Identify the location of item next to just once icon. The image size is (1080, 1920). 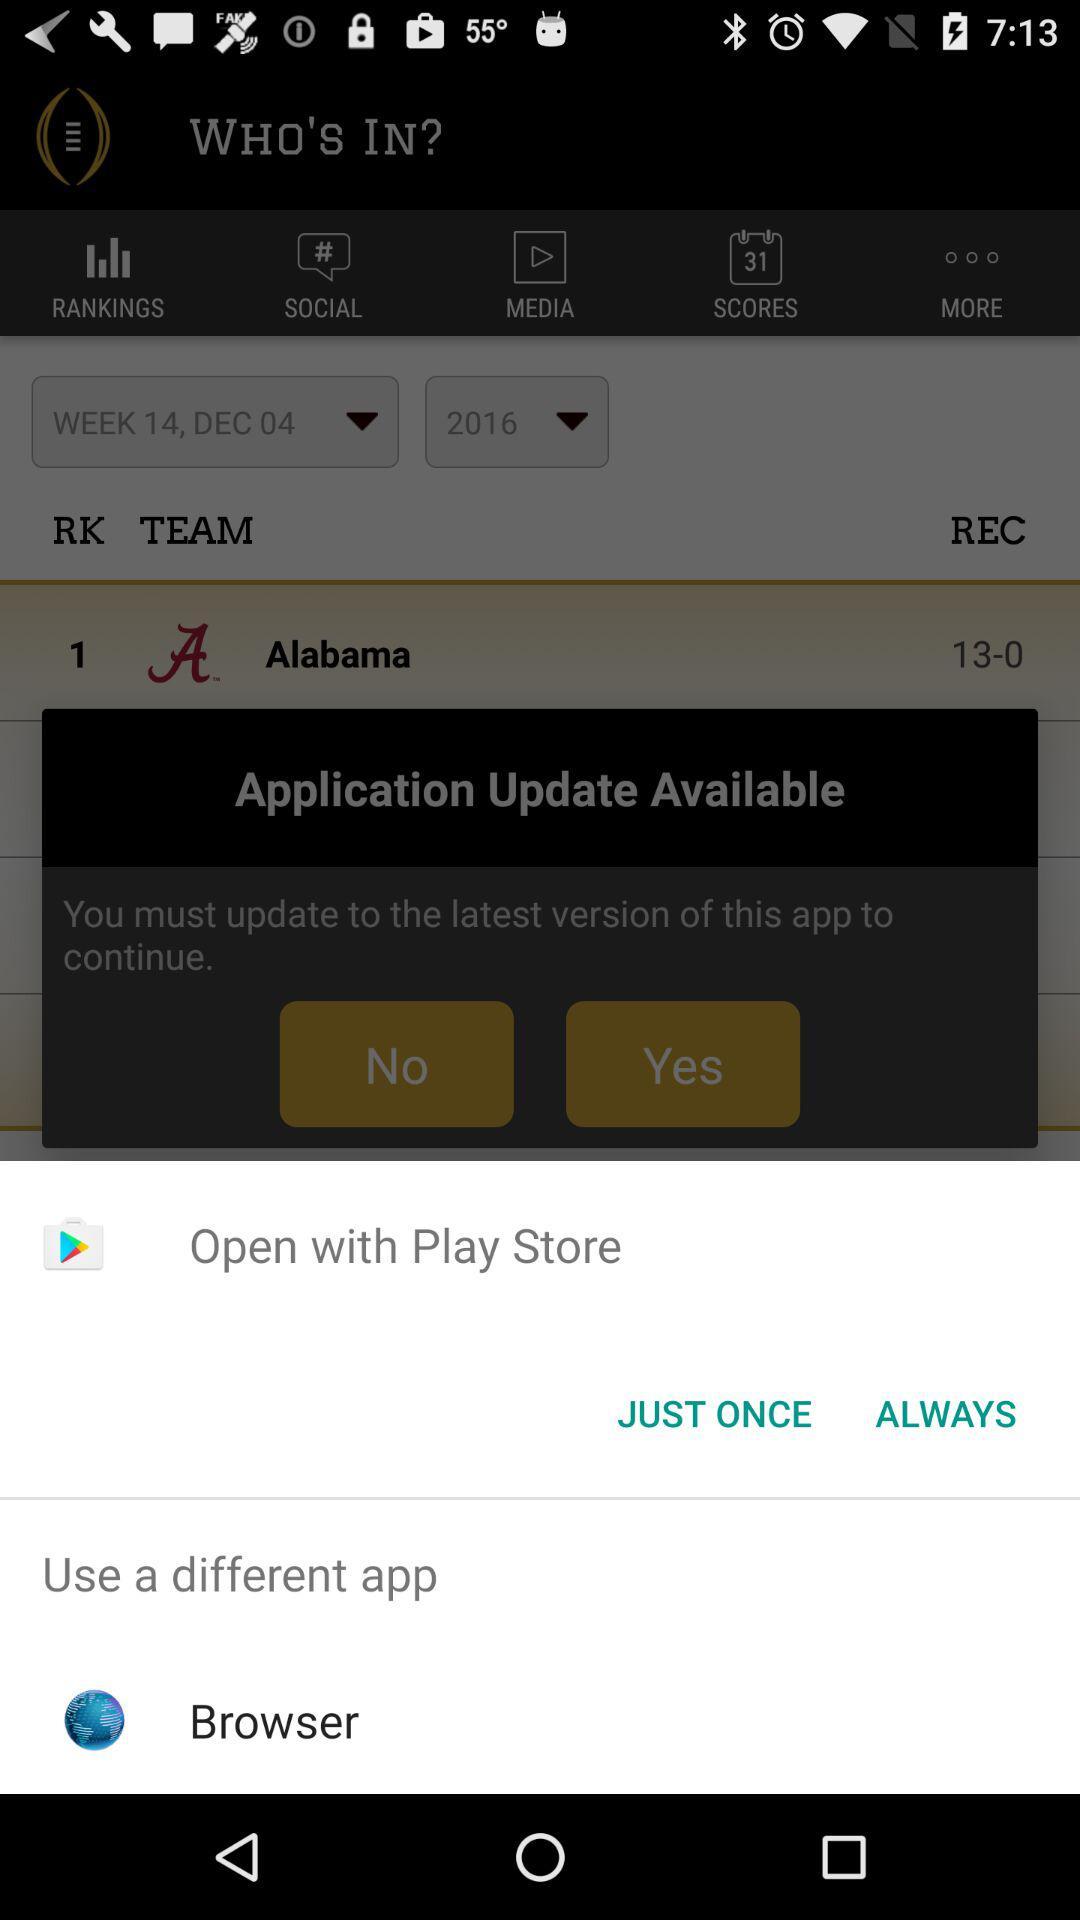
(945, 1411).